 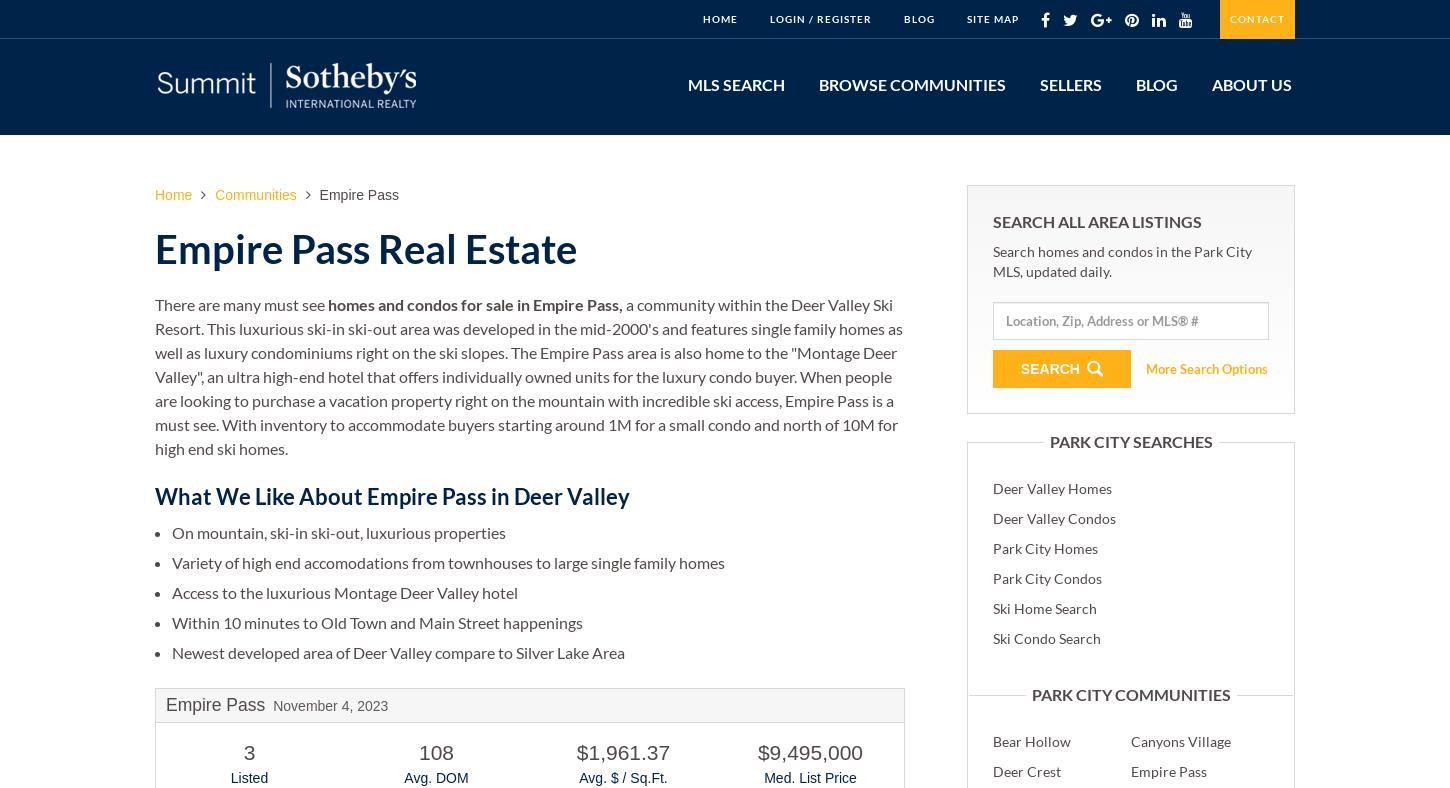 I want to click on 'homes and condos for sale in Empire Pass,', so click(x=474, y=304).